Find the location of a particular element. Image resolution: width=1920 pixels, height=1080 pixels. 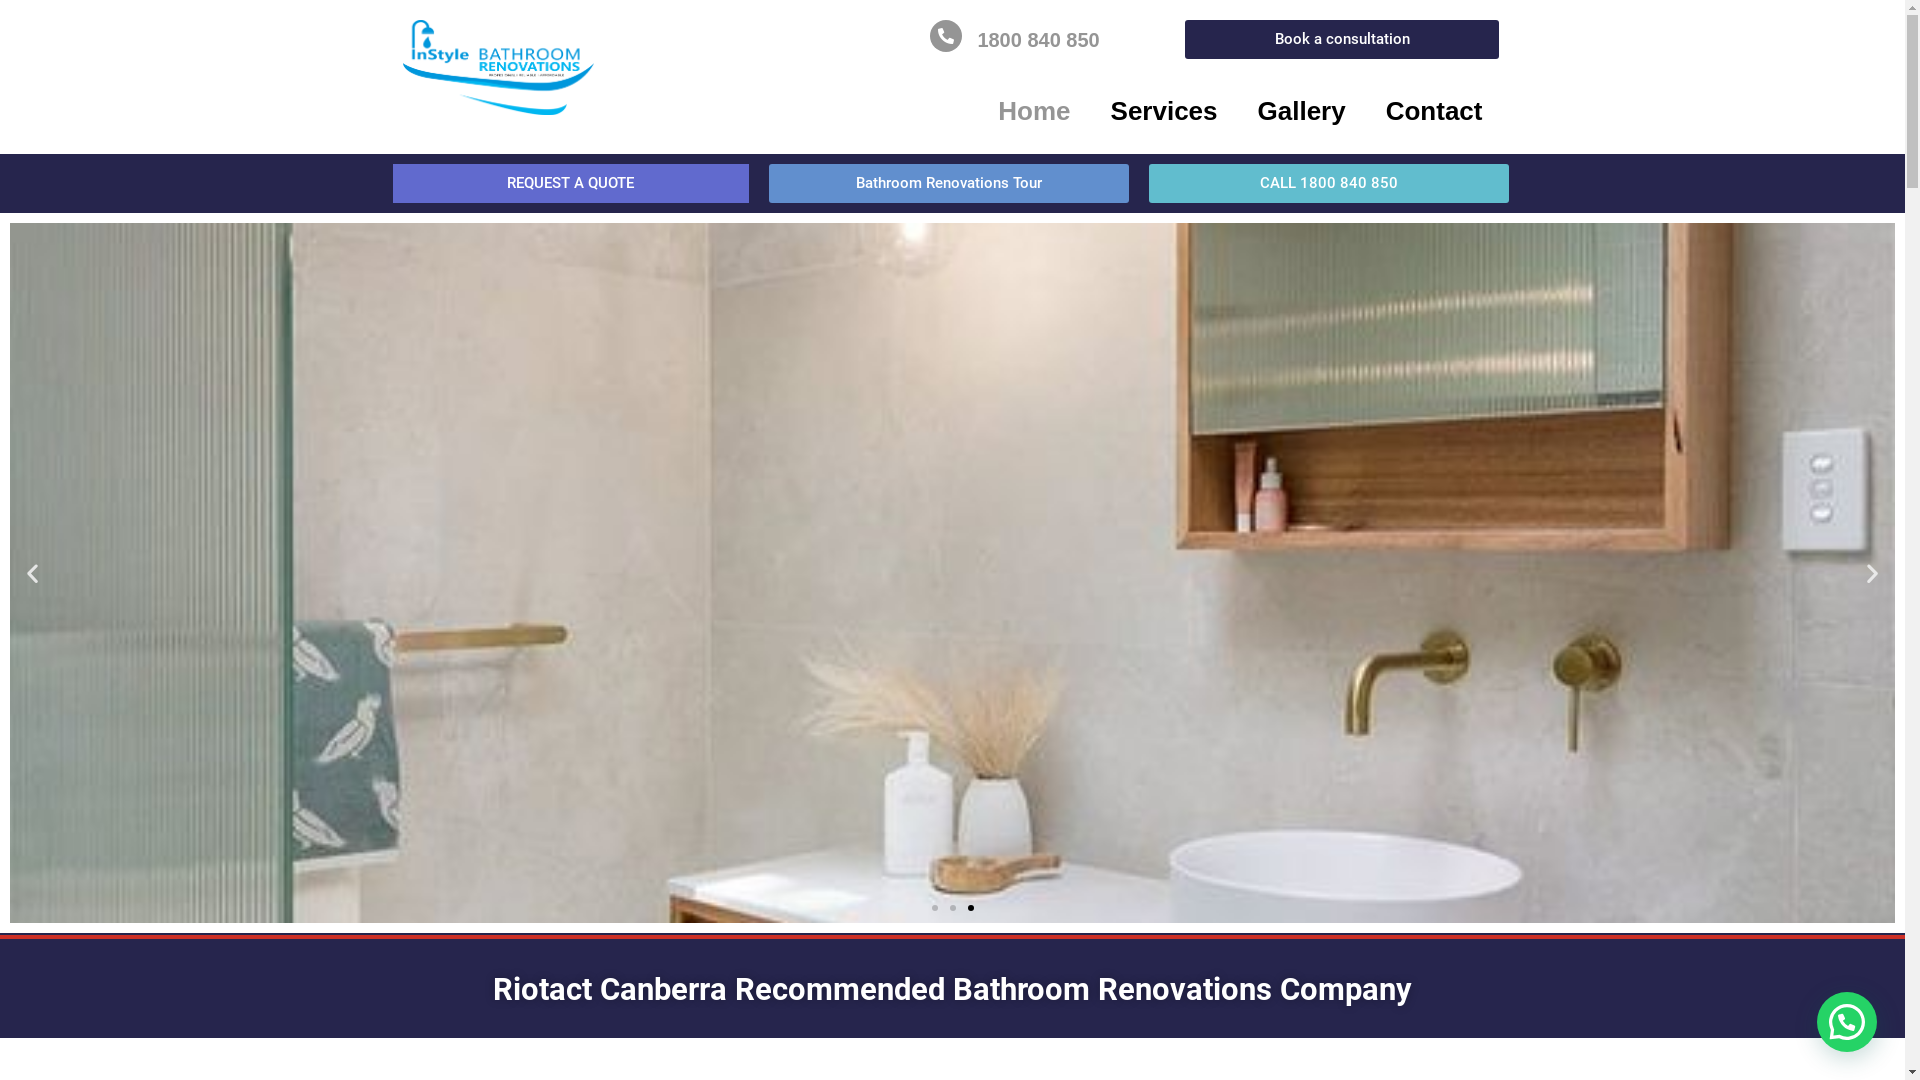

'Bathroom Renovations Tour' is located at coordinates (948, 183).